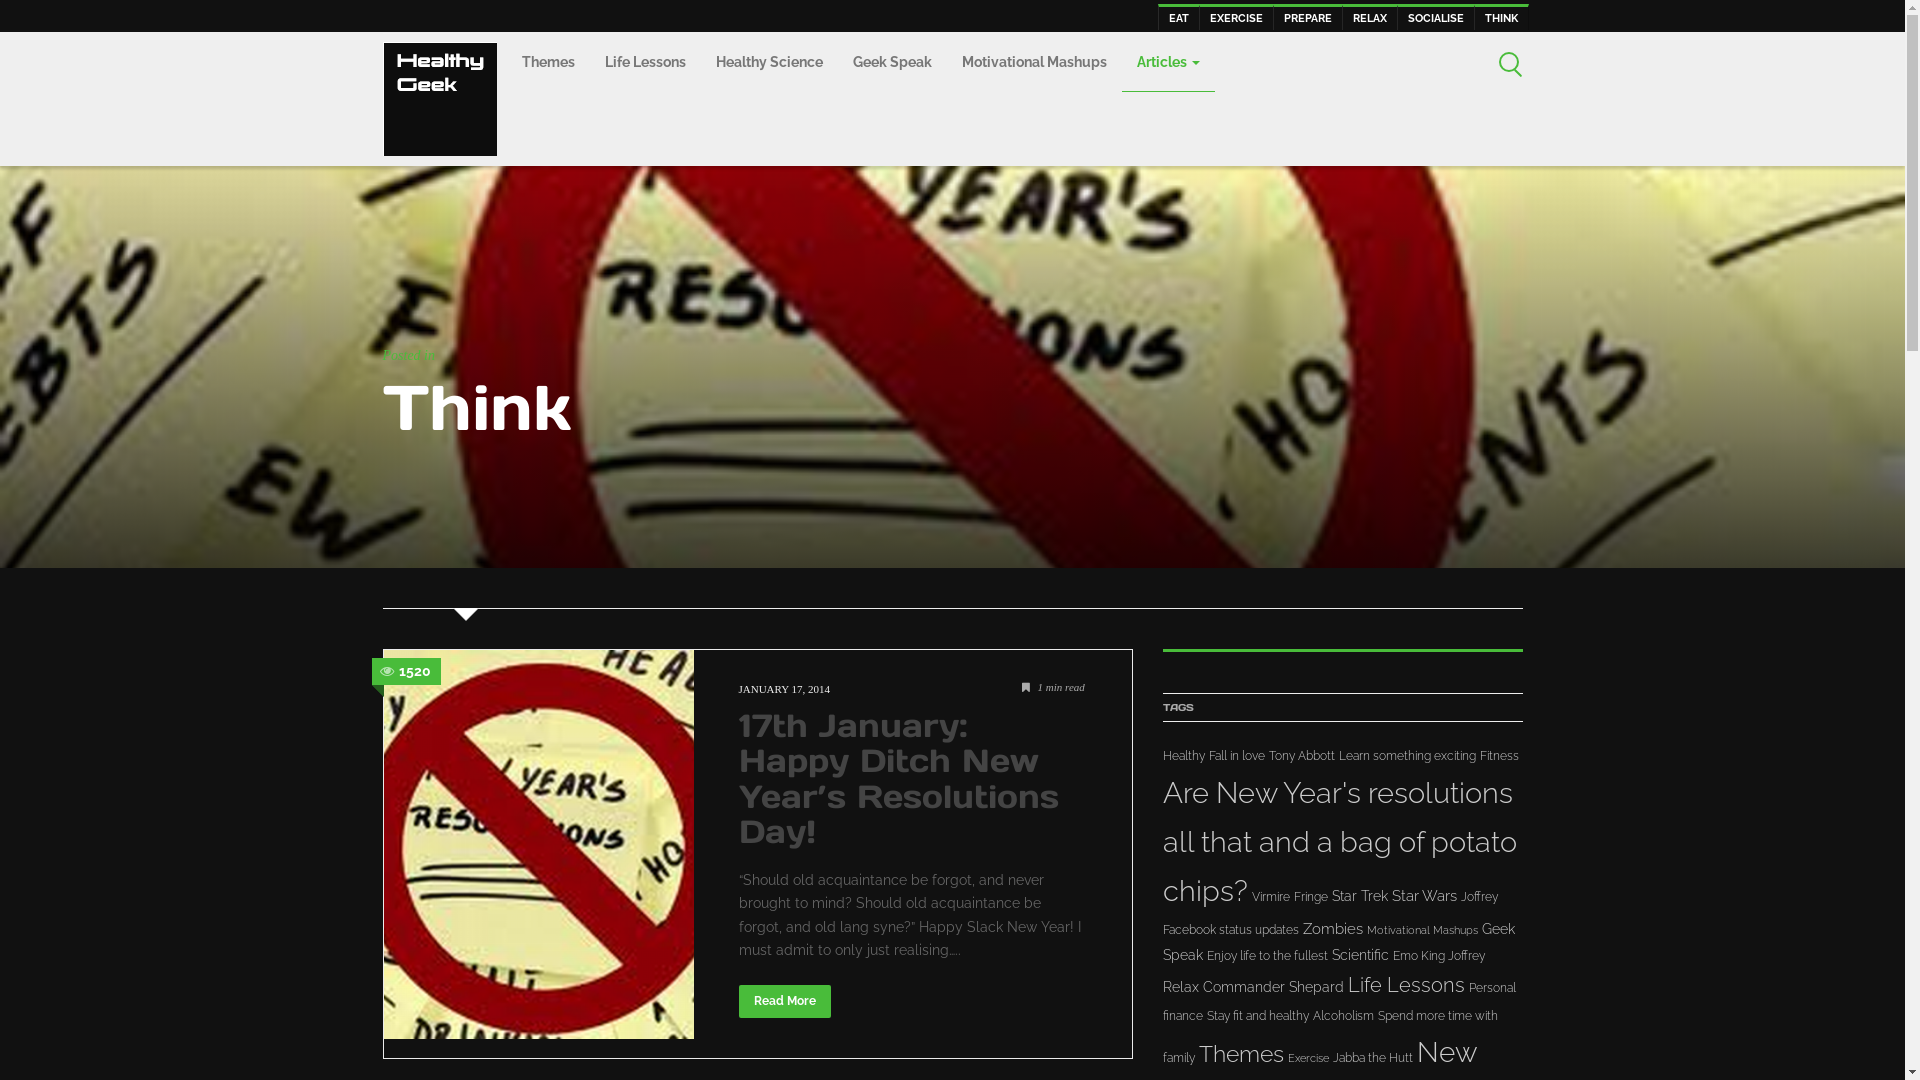 This screenshot has width=1920, height=1080. What do you see at coordinates (1200, 986) in the screenshot?
I see `'Commander Shepard'` at bounding box center [1200, 986].